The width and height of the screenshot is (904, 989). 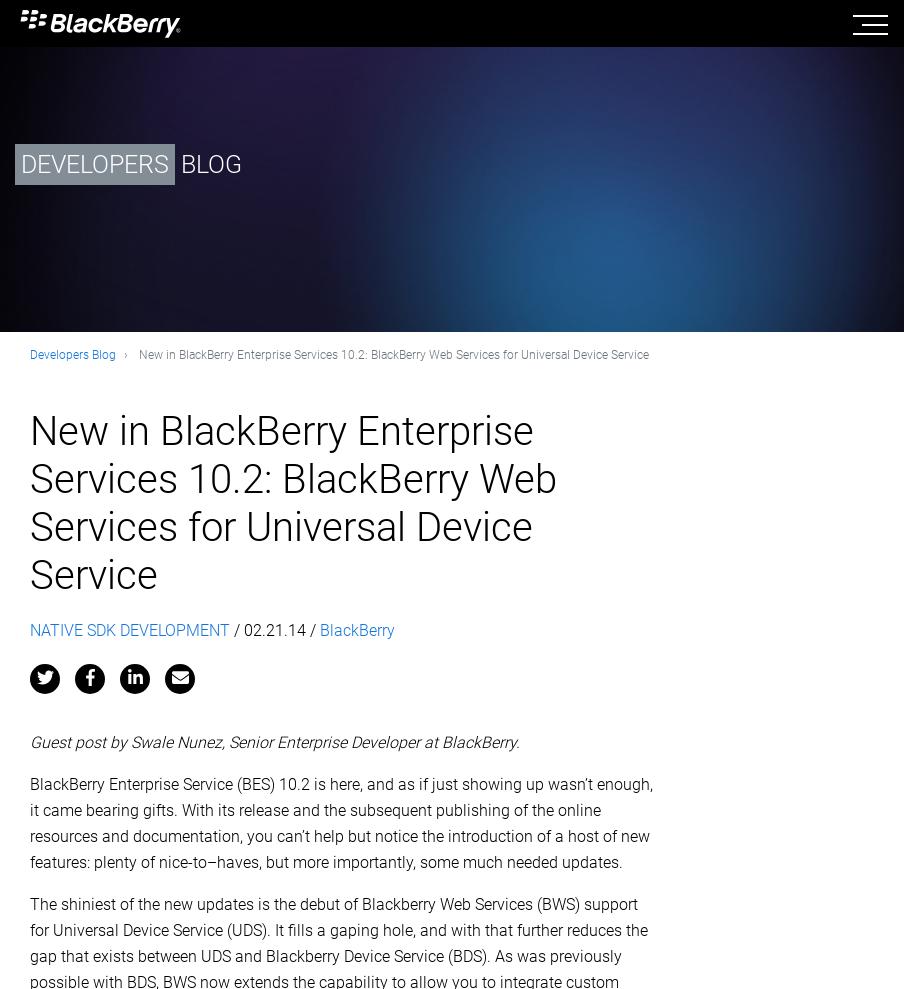 What do you see at coordinates (275, 741) in the screenshot?
I see `'Guest post by Swale Nunez, Senior Enterprise Developer at BlackBerry.'` at bounding box center [275, 741].